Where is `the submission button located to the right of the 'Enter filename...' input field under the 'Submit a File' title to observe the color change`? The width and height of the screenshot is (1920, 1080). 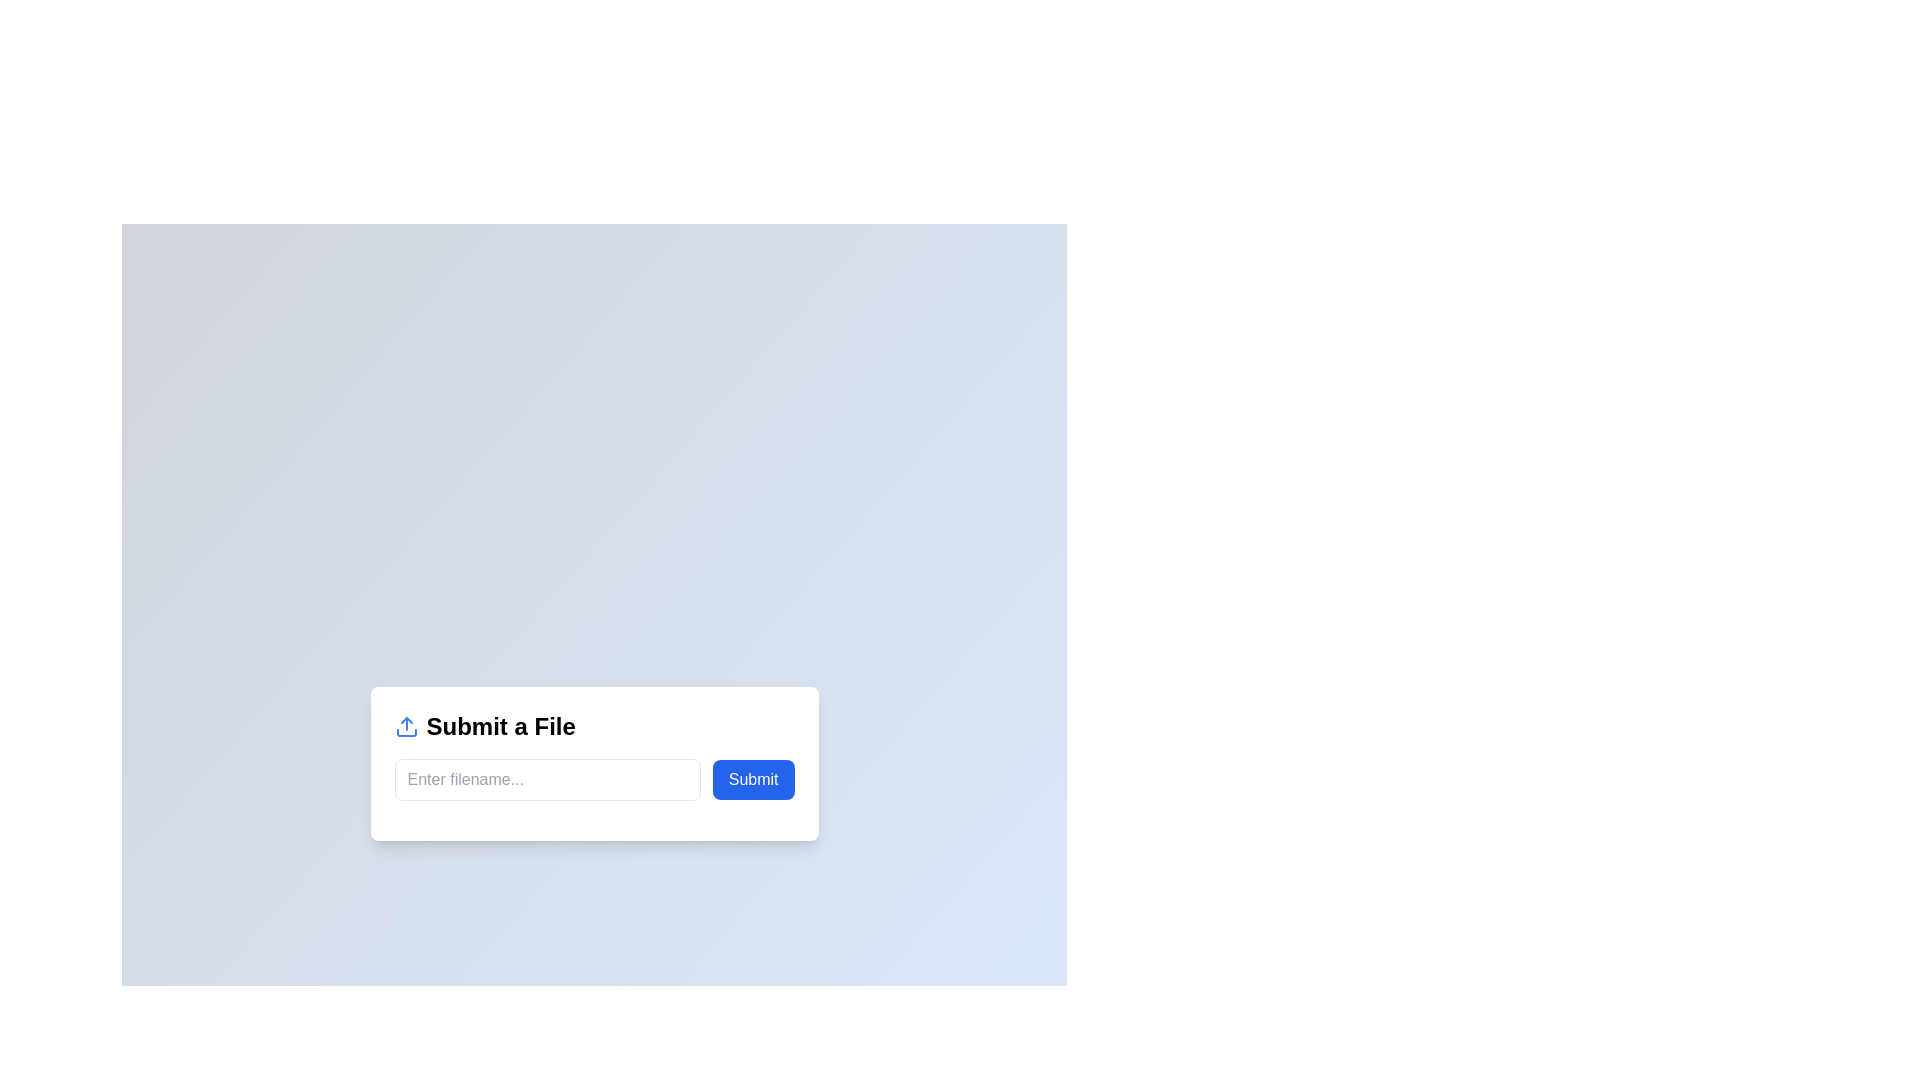 the submission button located to the right of the 'Enter filename...' input field under the 'Submit a File' title to observe the color change is located at coordinates (752, 778).